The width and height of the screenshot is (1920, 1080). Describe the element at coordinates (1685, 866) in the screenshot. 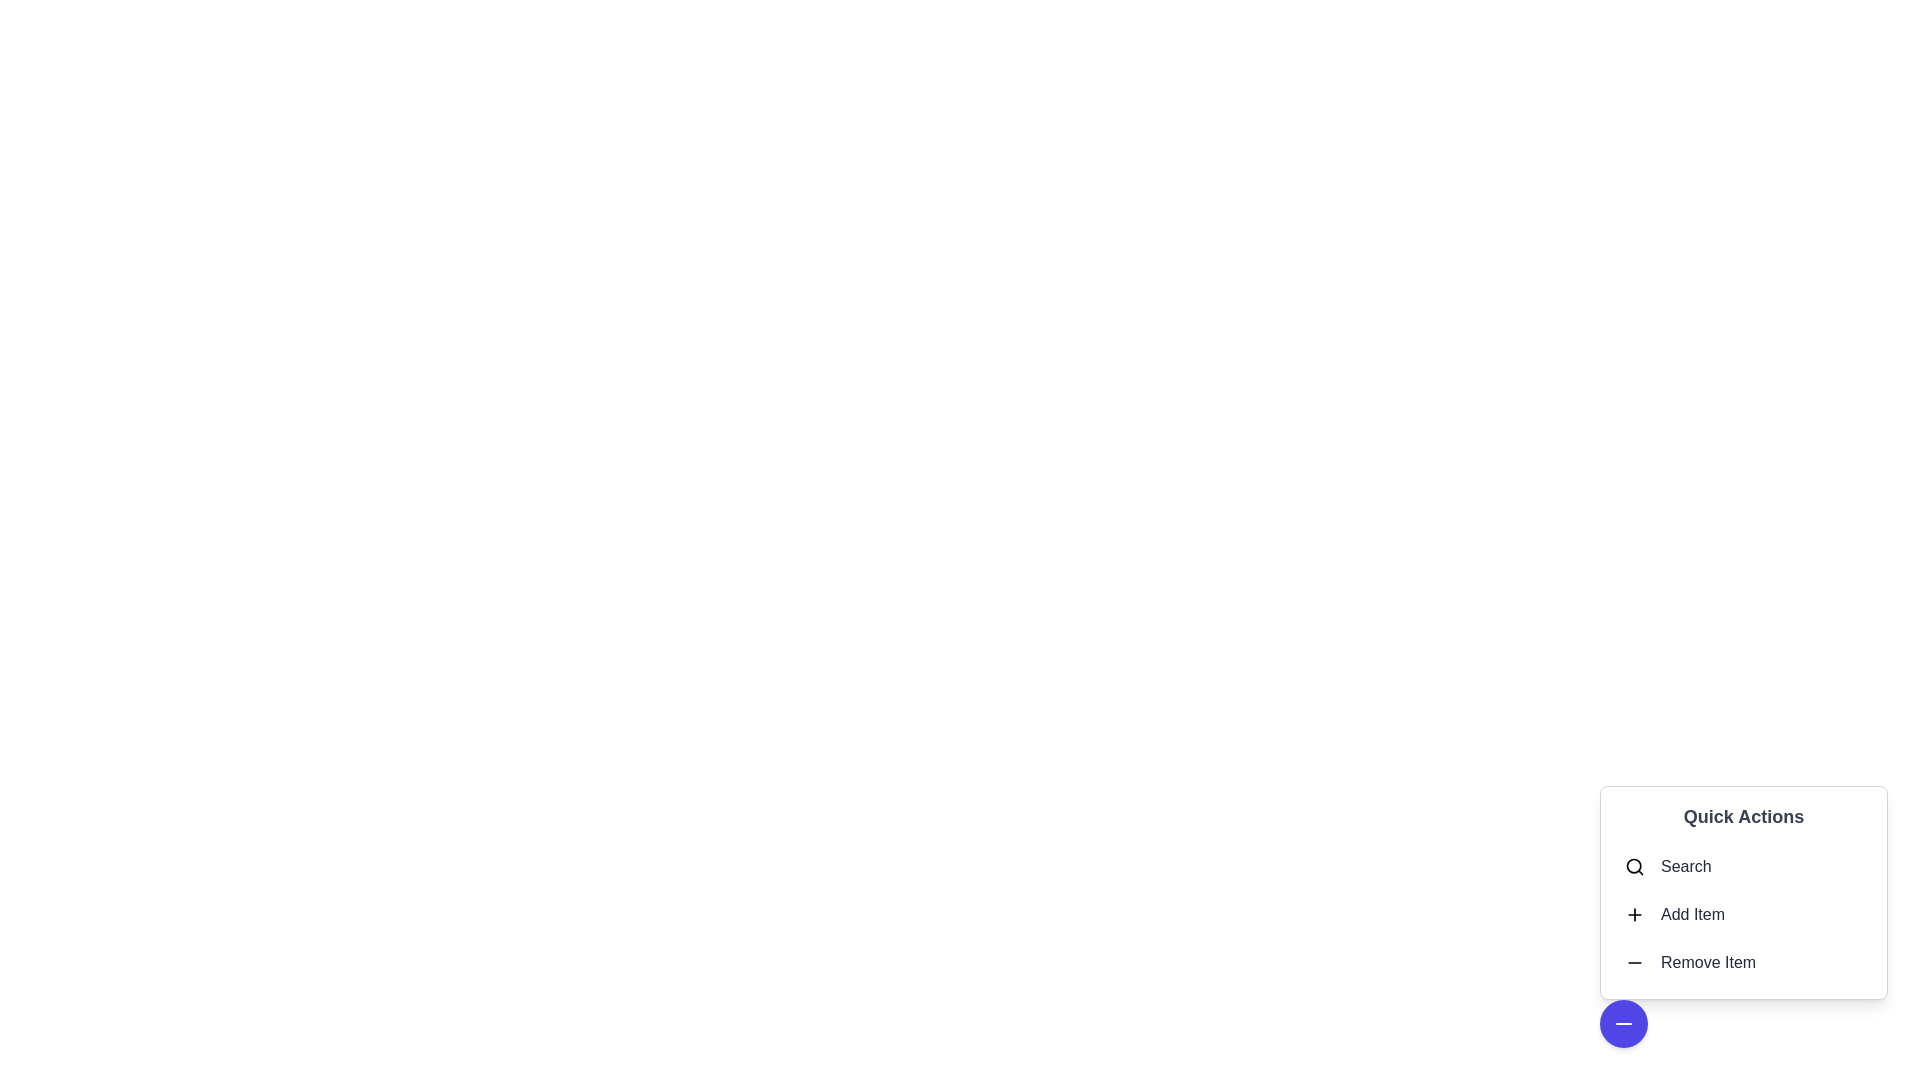

I see `the text label that serves as a descriptor for the associated search icon, located in the 'Quick Actions' section` at that location.